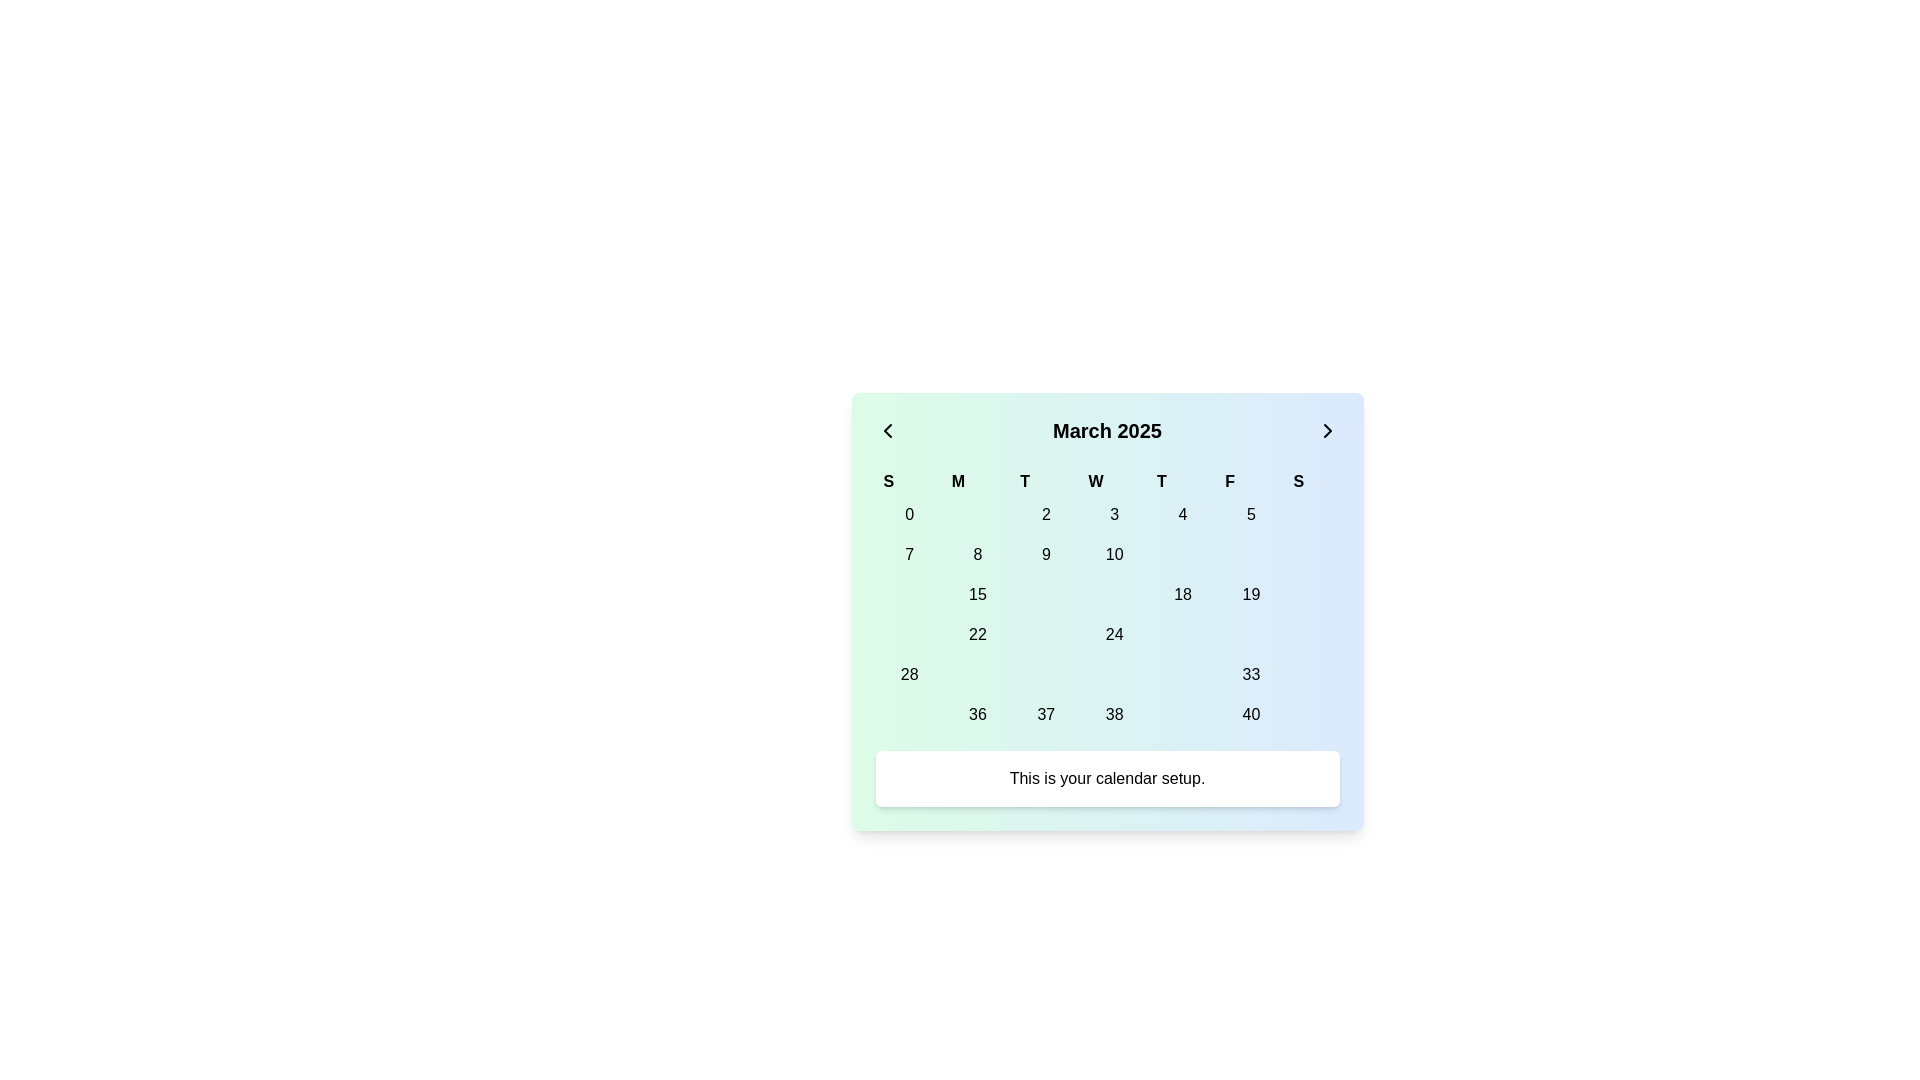 This screenshot has width=1920, height=1080. Describe the element at coordinates (1045, 555) in the screenshot. I see `the text label representing the calendar date '9', which is the third item in a horizontal sequence of numbers positioned between '8' and '10' in the upper part of the calendar grid` at that location.